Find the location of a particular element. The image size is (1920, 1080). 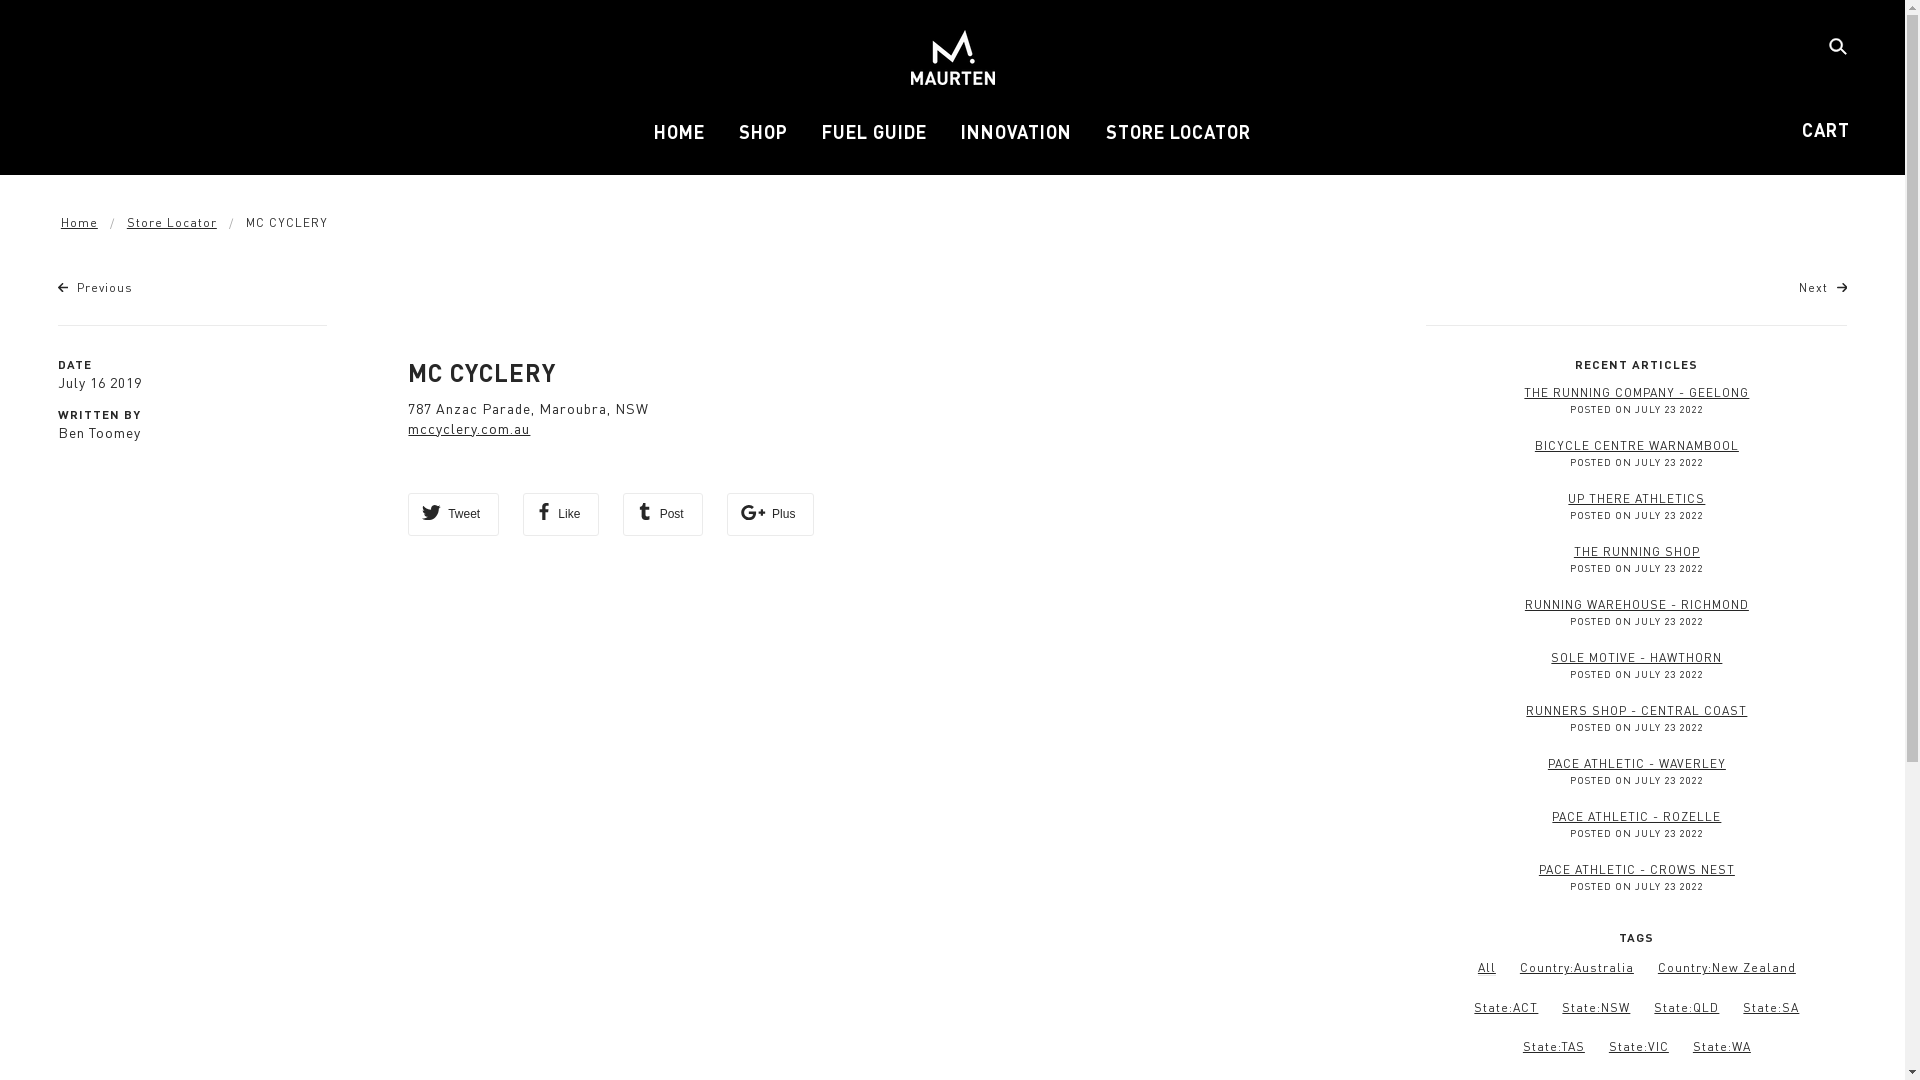

'SHOP' is located at coordinates (762, 138).